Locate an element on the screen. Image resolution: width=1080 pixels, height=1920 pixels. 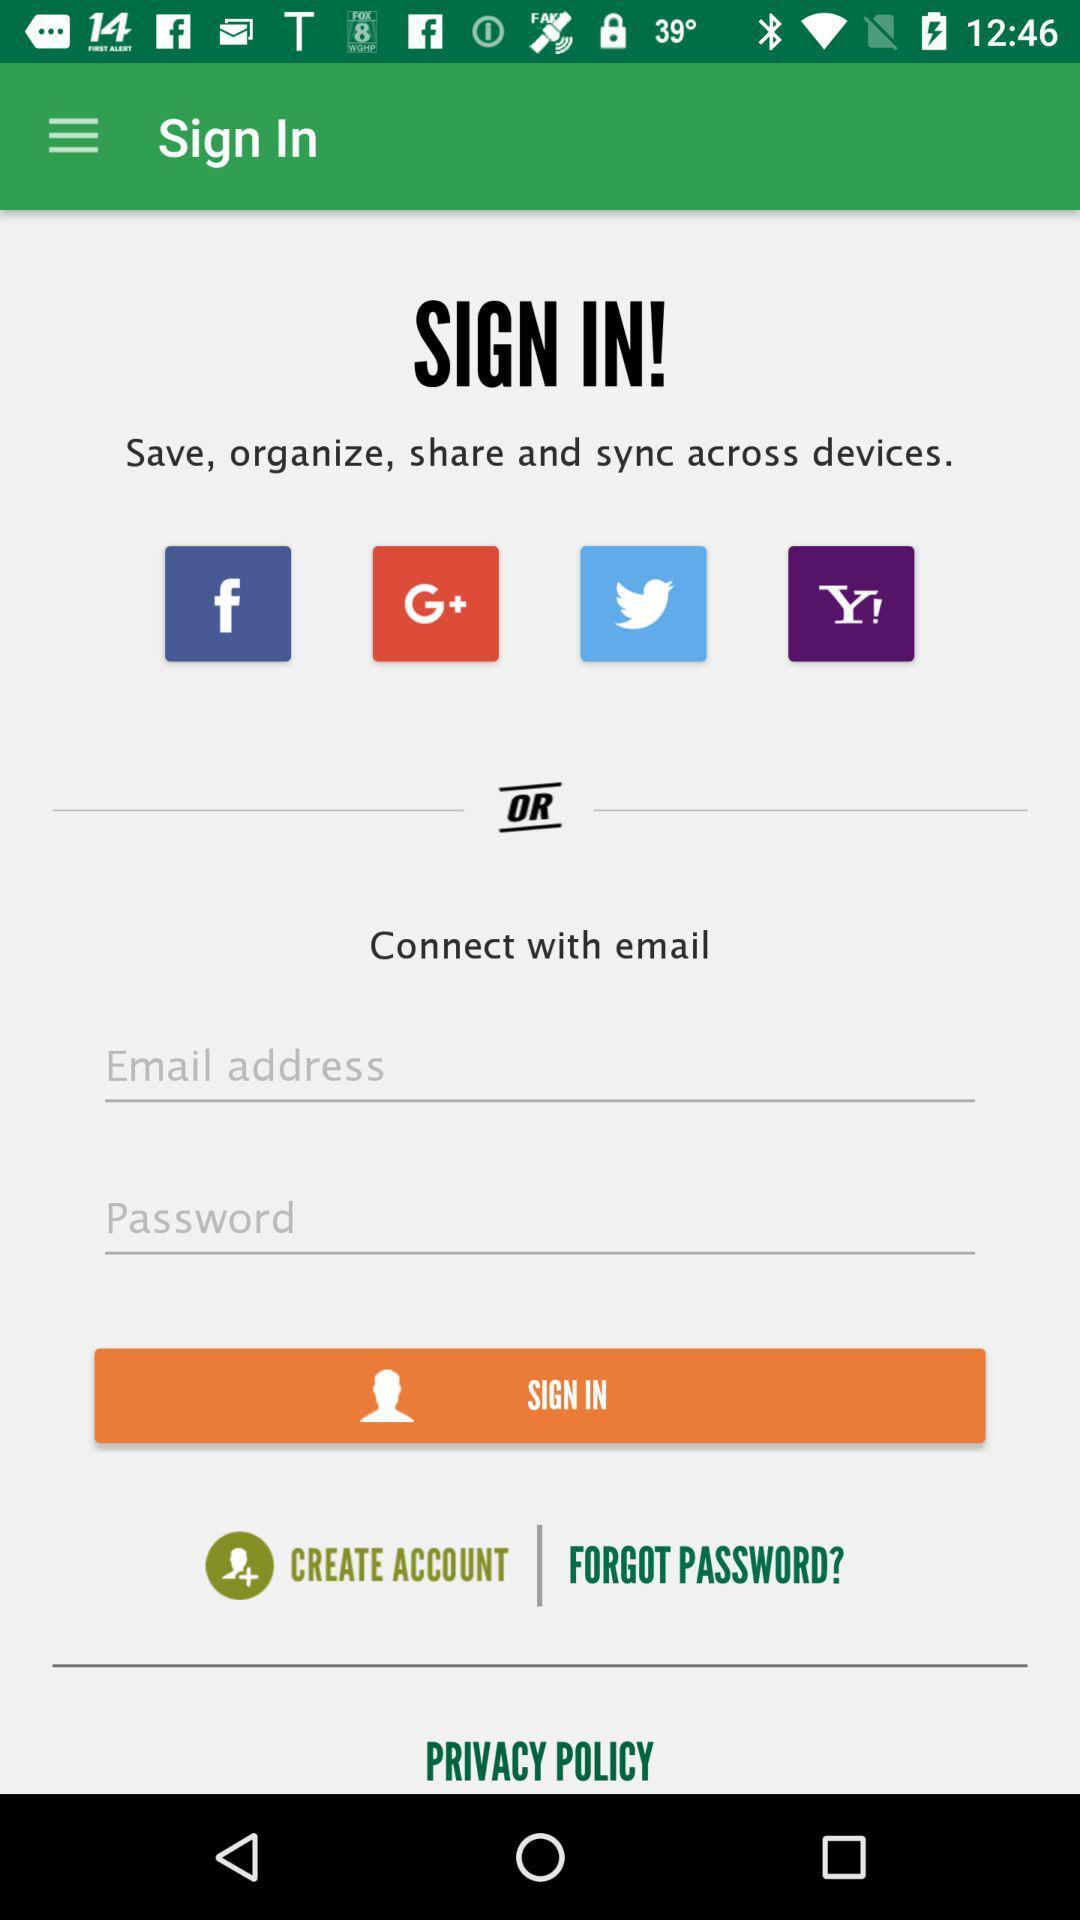
the facebook icon is located at coordinates (226, 602).